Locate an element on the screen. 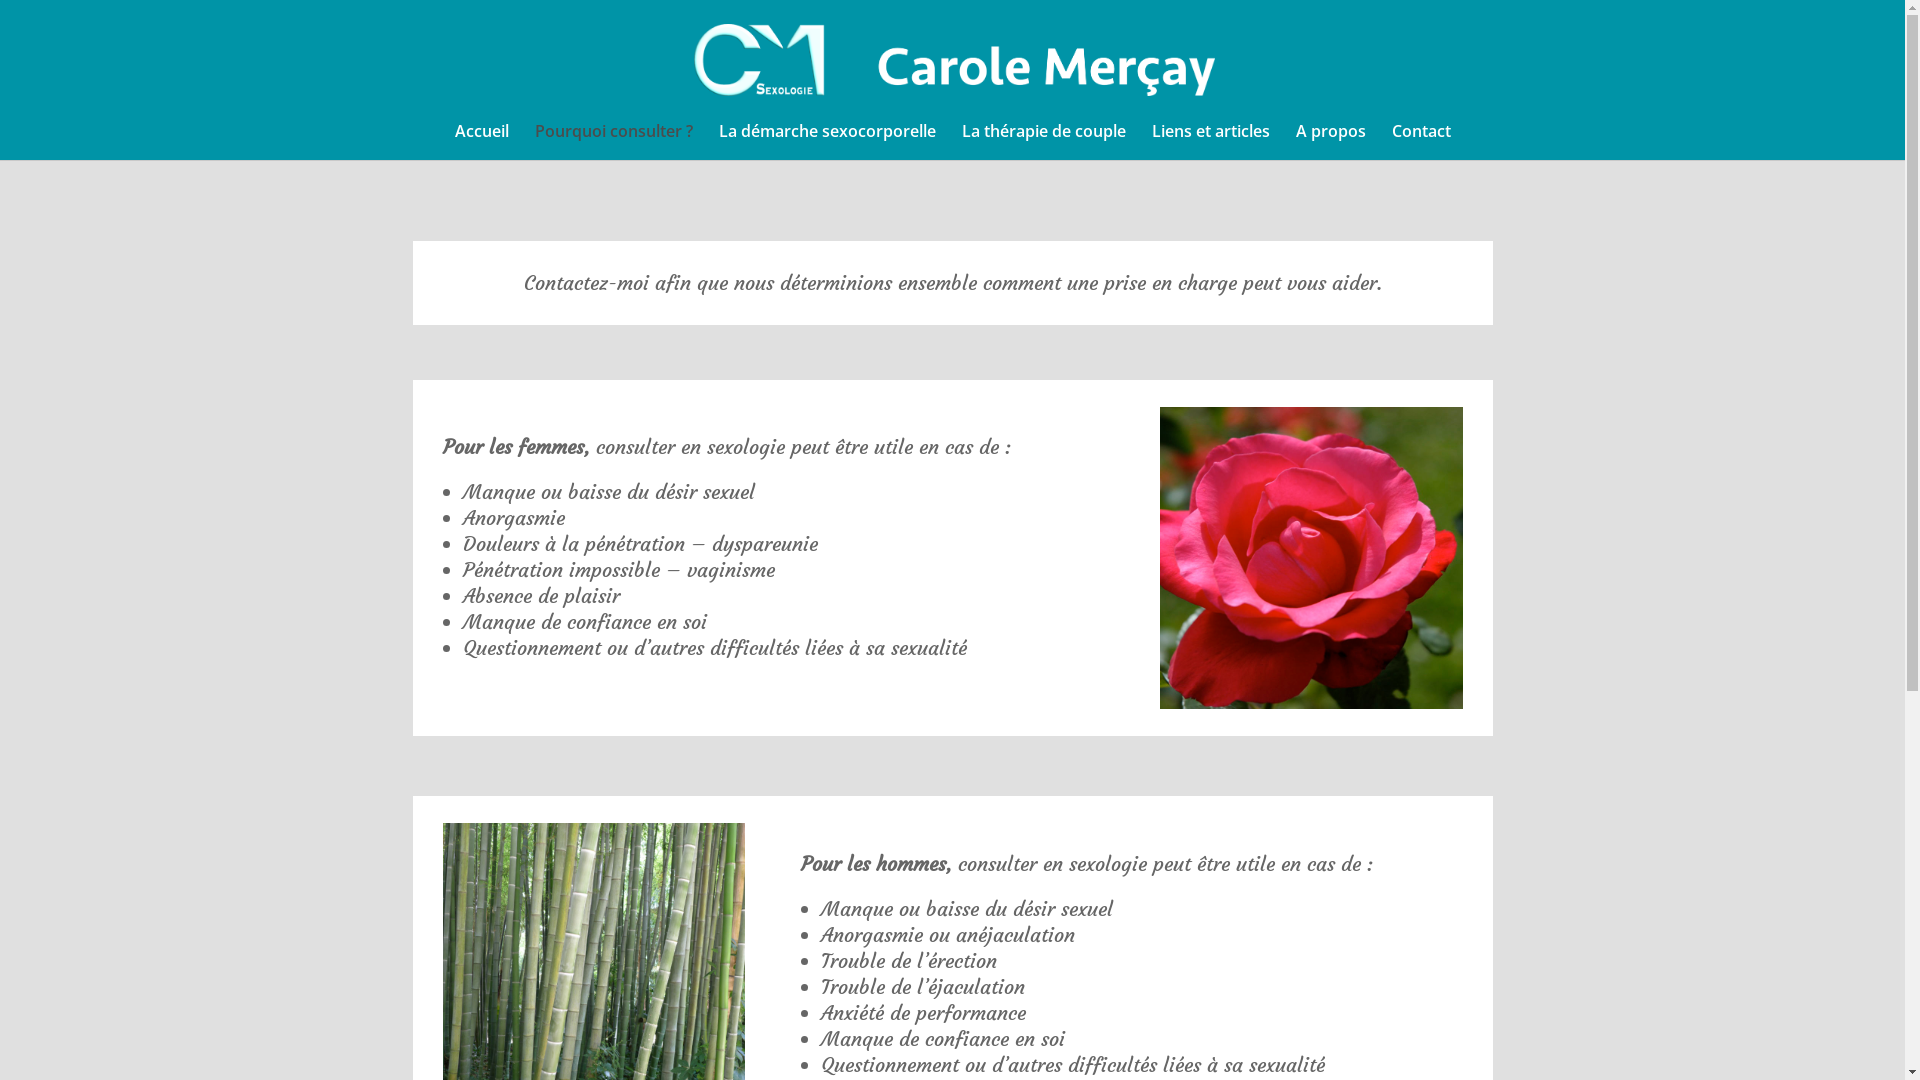  'Contact' is located at coordinates (1420, 141).